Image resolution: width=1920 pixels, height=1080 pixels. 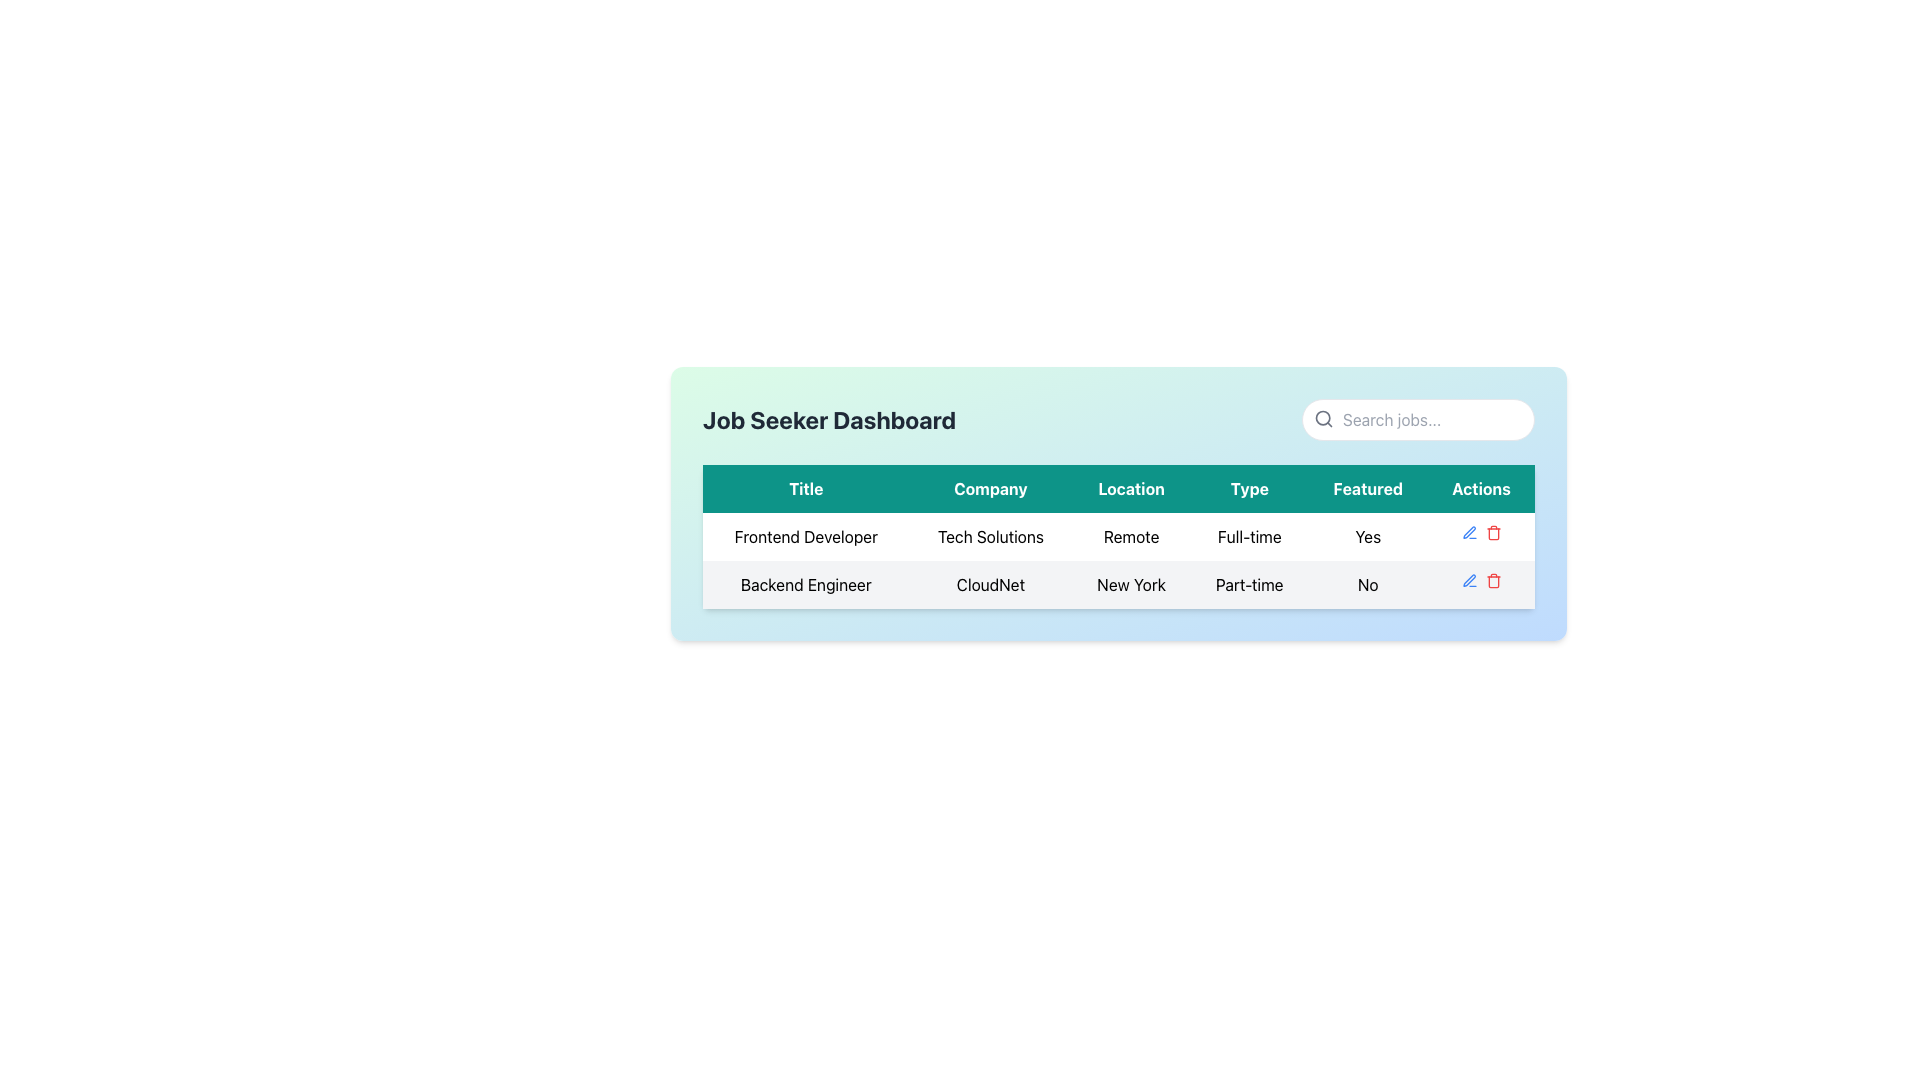 What do you see at coordinates (1367, 489) in the screenshot?
I see `the fifth column header in the table, which indicates whether an item is featured, located between the 'Type' and 'Actions' columns` at bounding box center [1367, 489].